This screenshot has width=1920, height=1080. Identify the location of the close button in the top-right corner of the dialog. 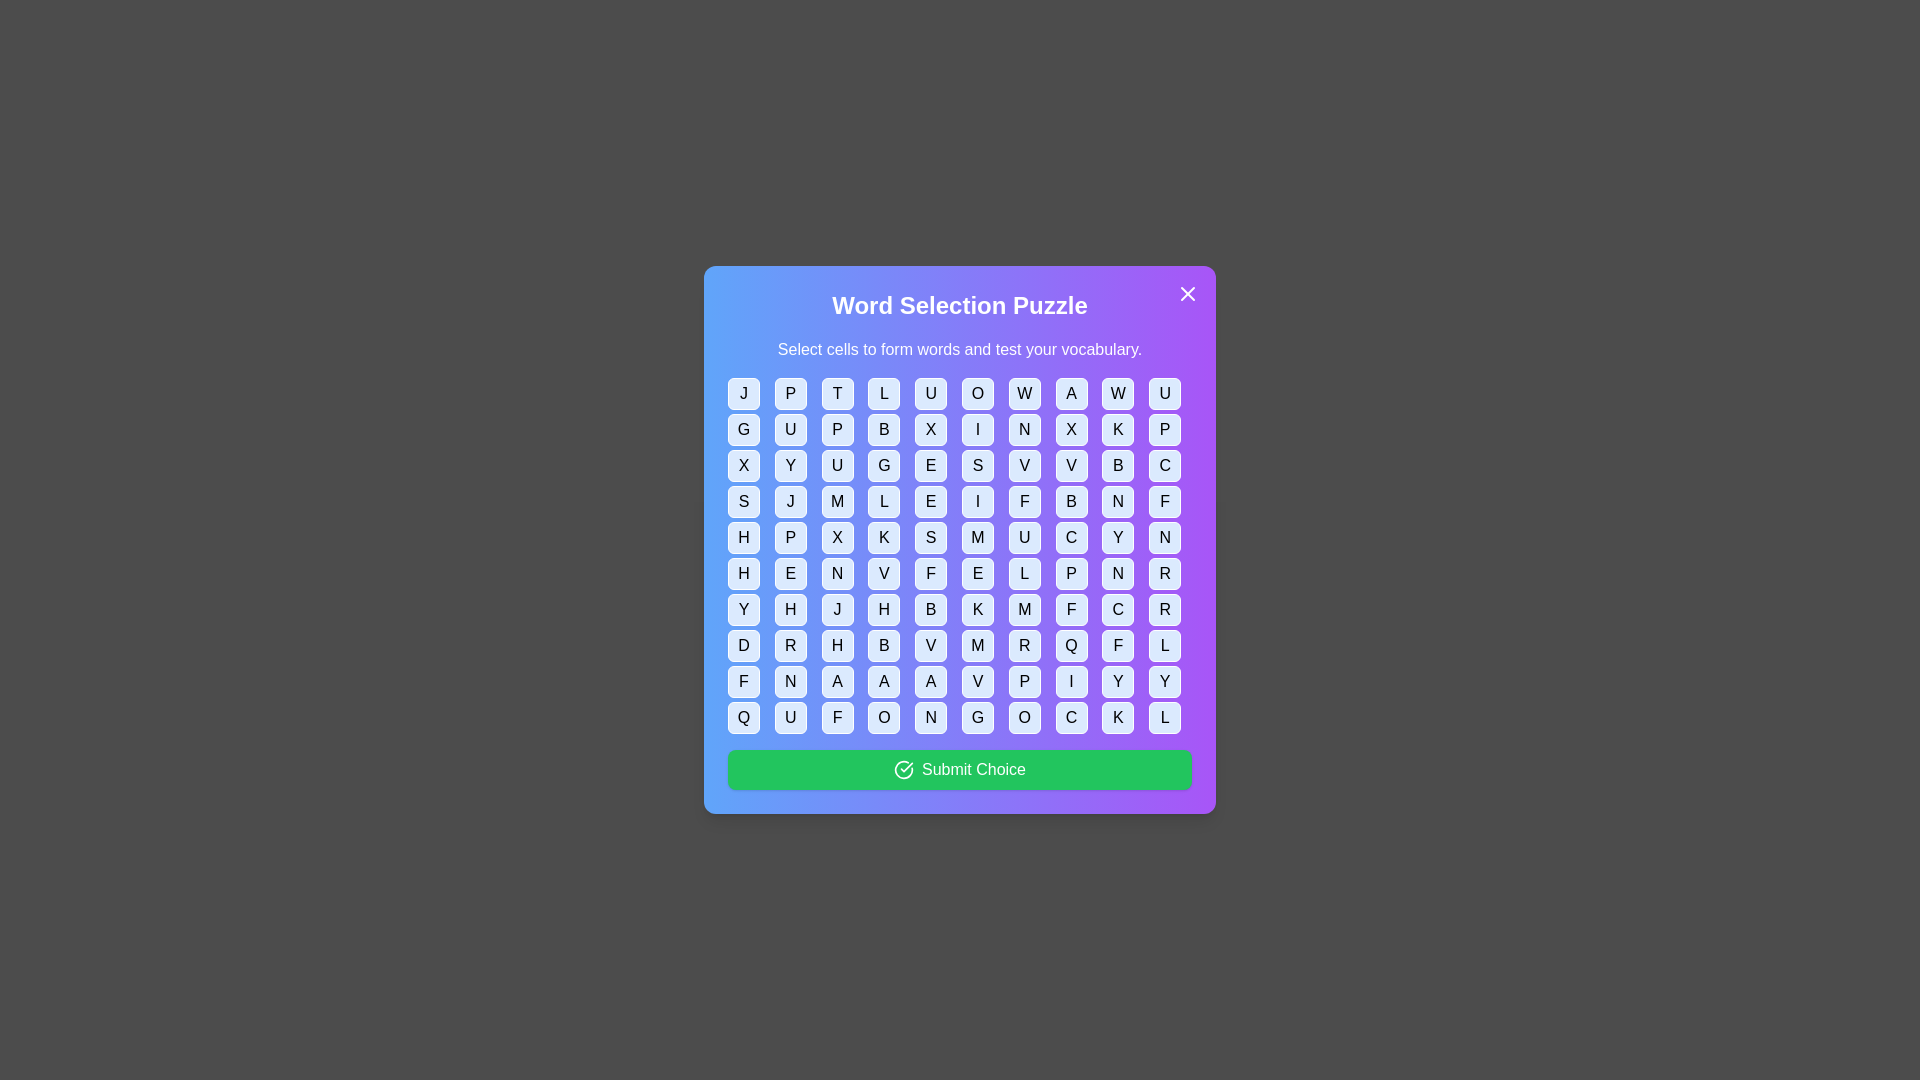
(1188, 293).